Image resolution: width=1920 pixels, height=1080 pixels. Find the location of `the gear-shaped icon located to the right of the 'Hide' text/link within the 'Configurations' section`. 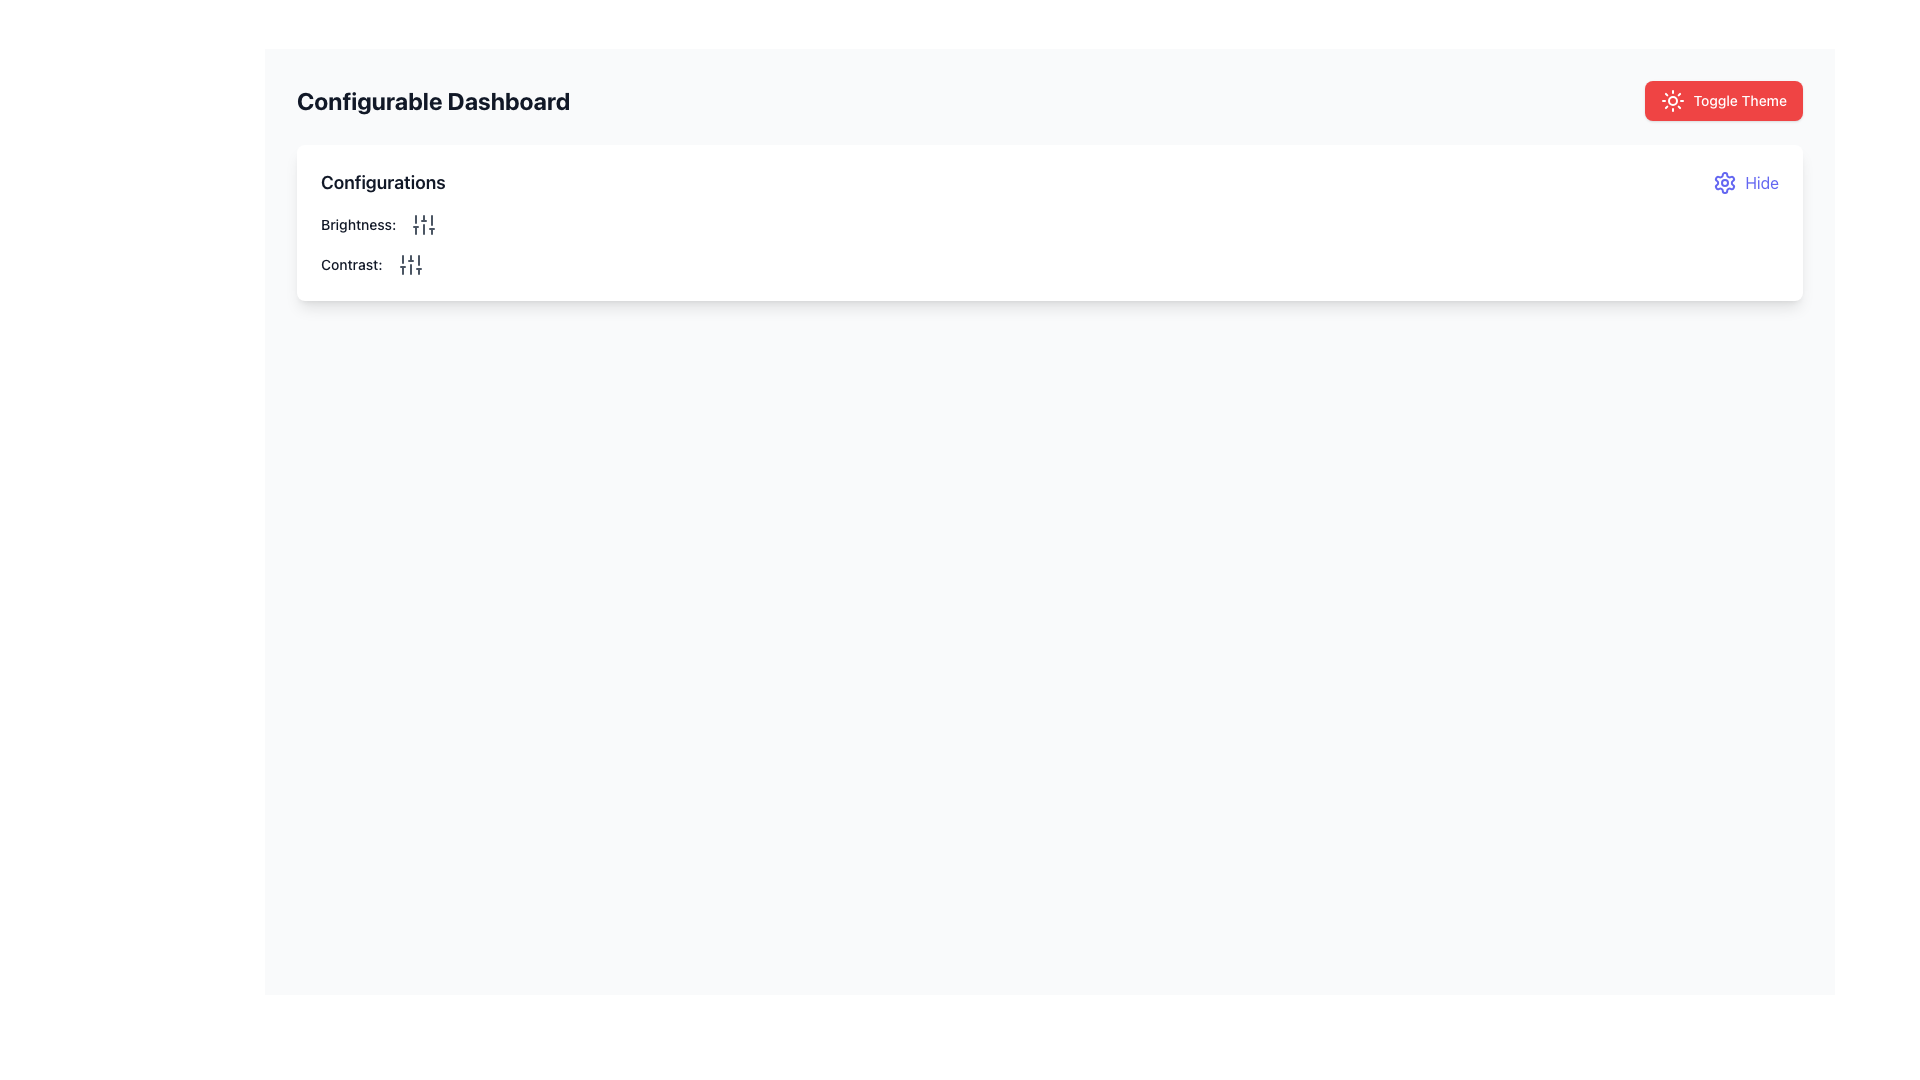

the gear-shaped icon located to the right of the 'Hide' text/link within the 'Configurations' section is located at coordinates (1724, 182).